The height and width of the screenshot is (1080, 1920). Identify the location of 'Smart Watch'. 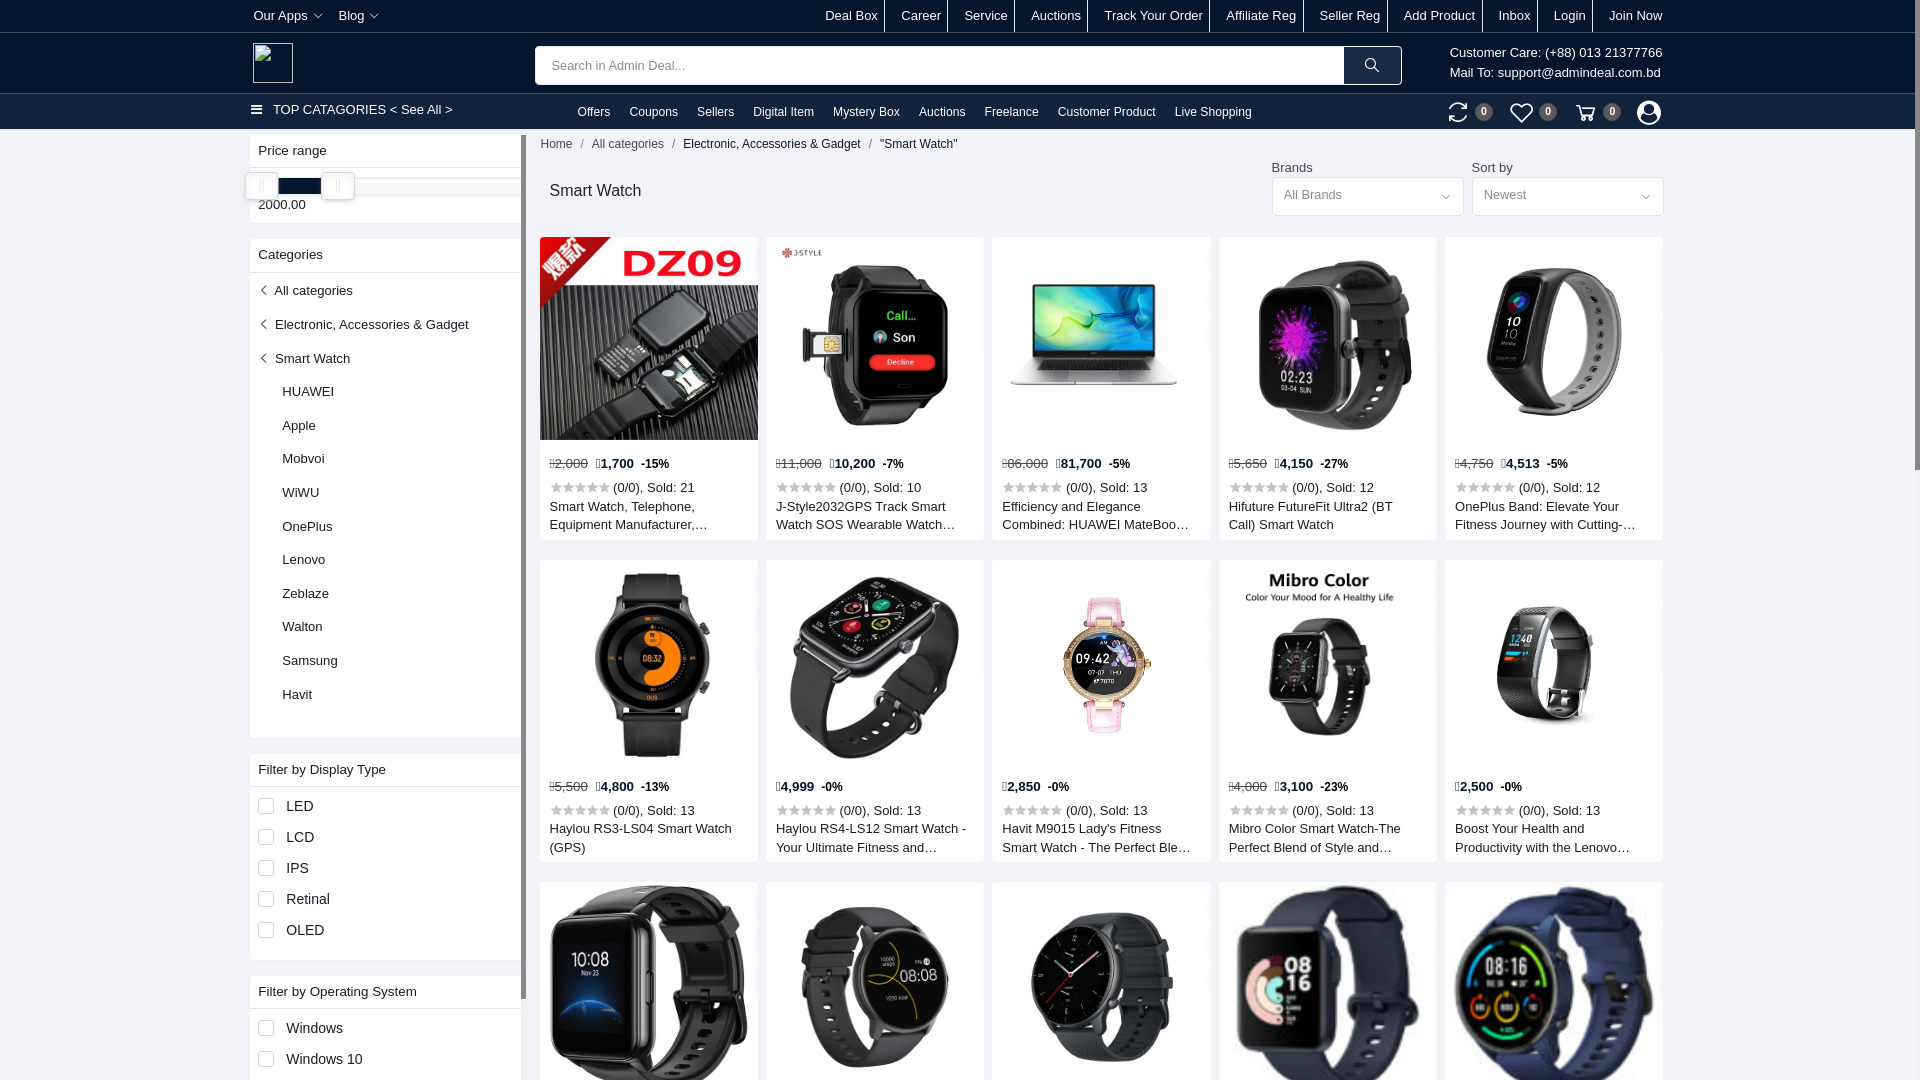
(302, 357).